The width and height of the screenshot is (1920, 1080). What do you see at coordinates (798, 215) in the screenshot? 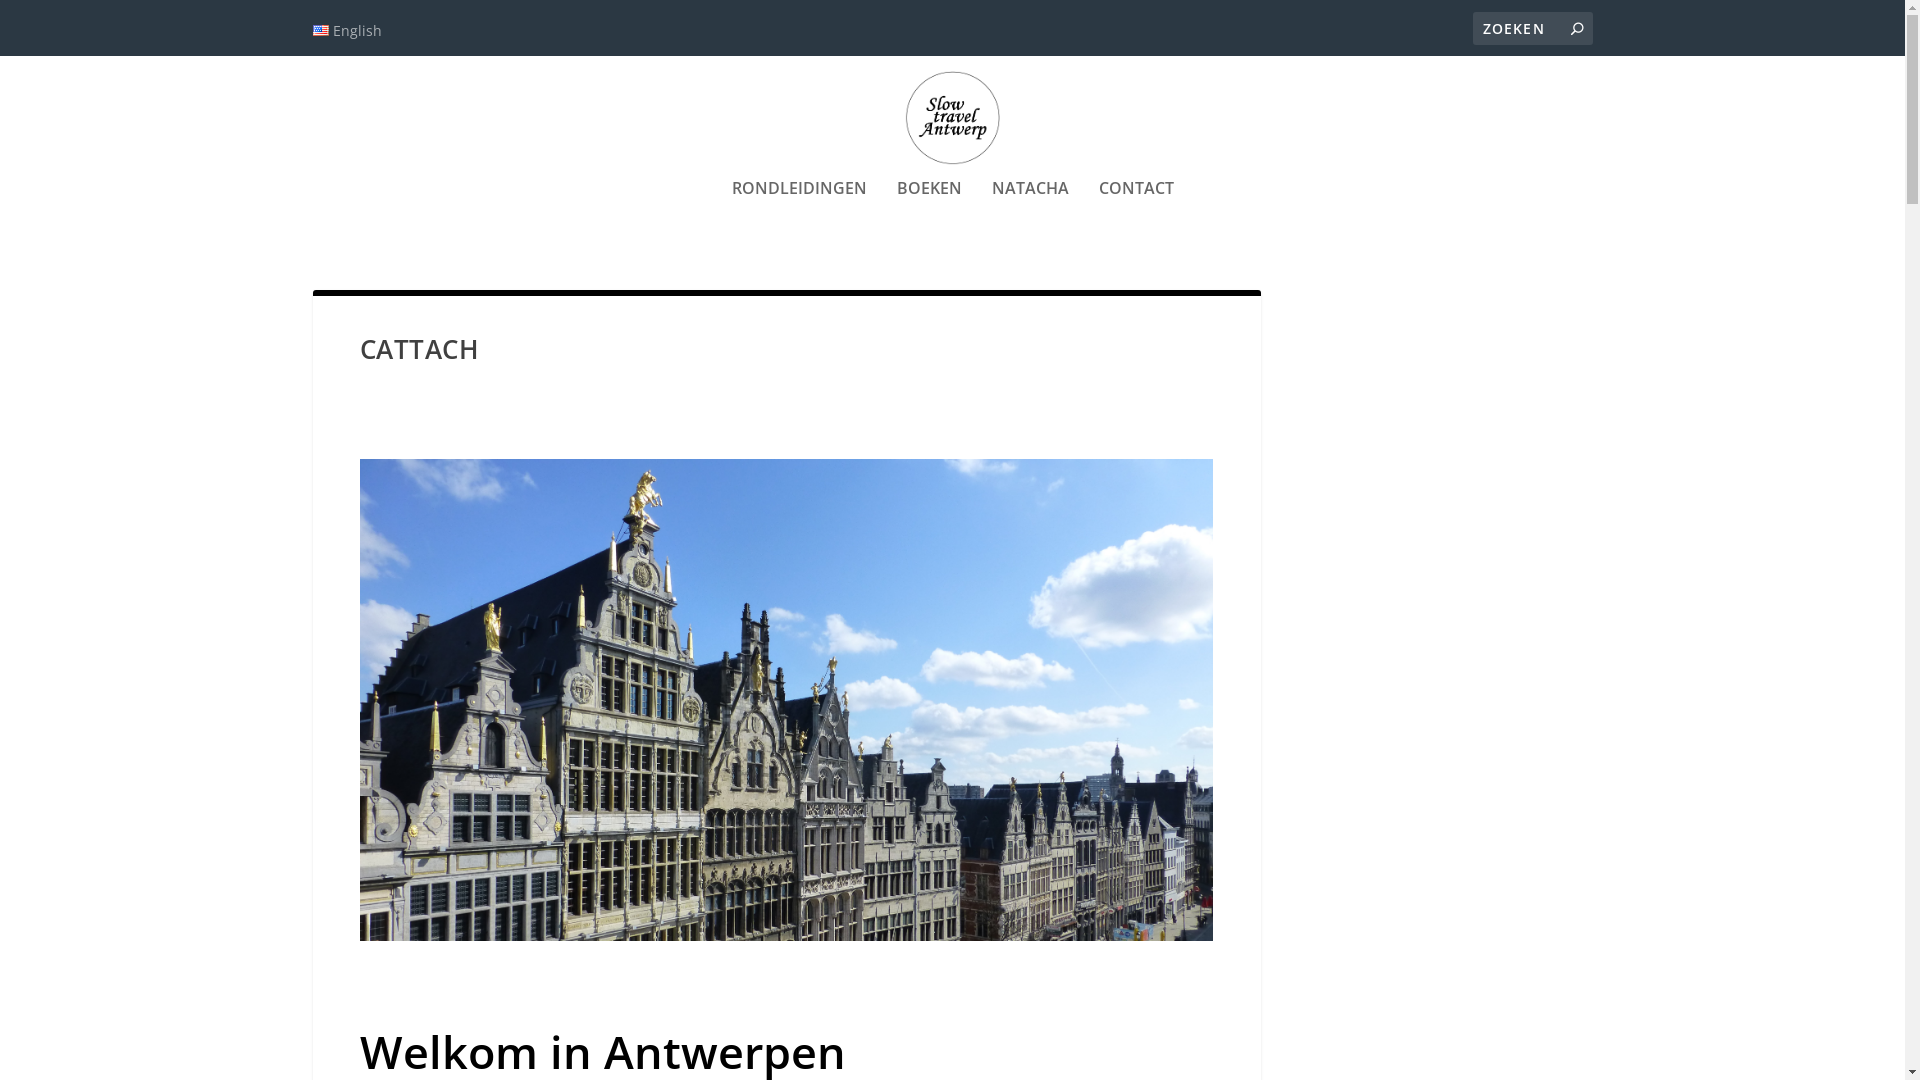
I see `'RONDLEIDINGEN'` at bounding box center [798, 215].